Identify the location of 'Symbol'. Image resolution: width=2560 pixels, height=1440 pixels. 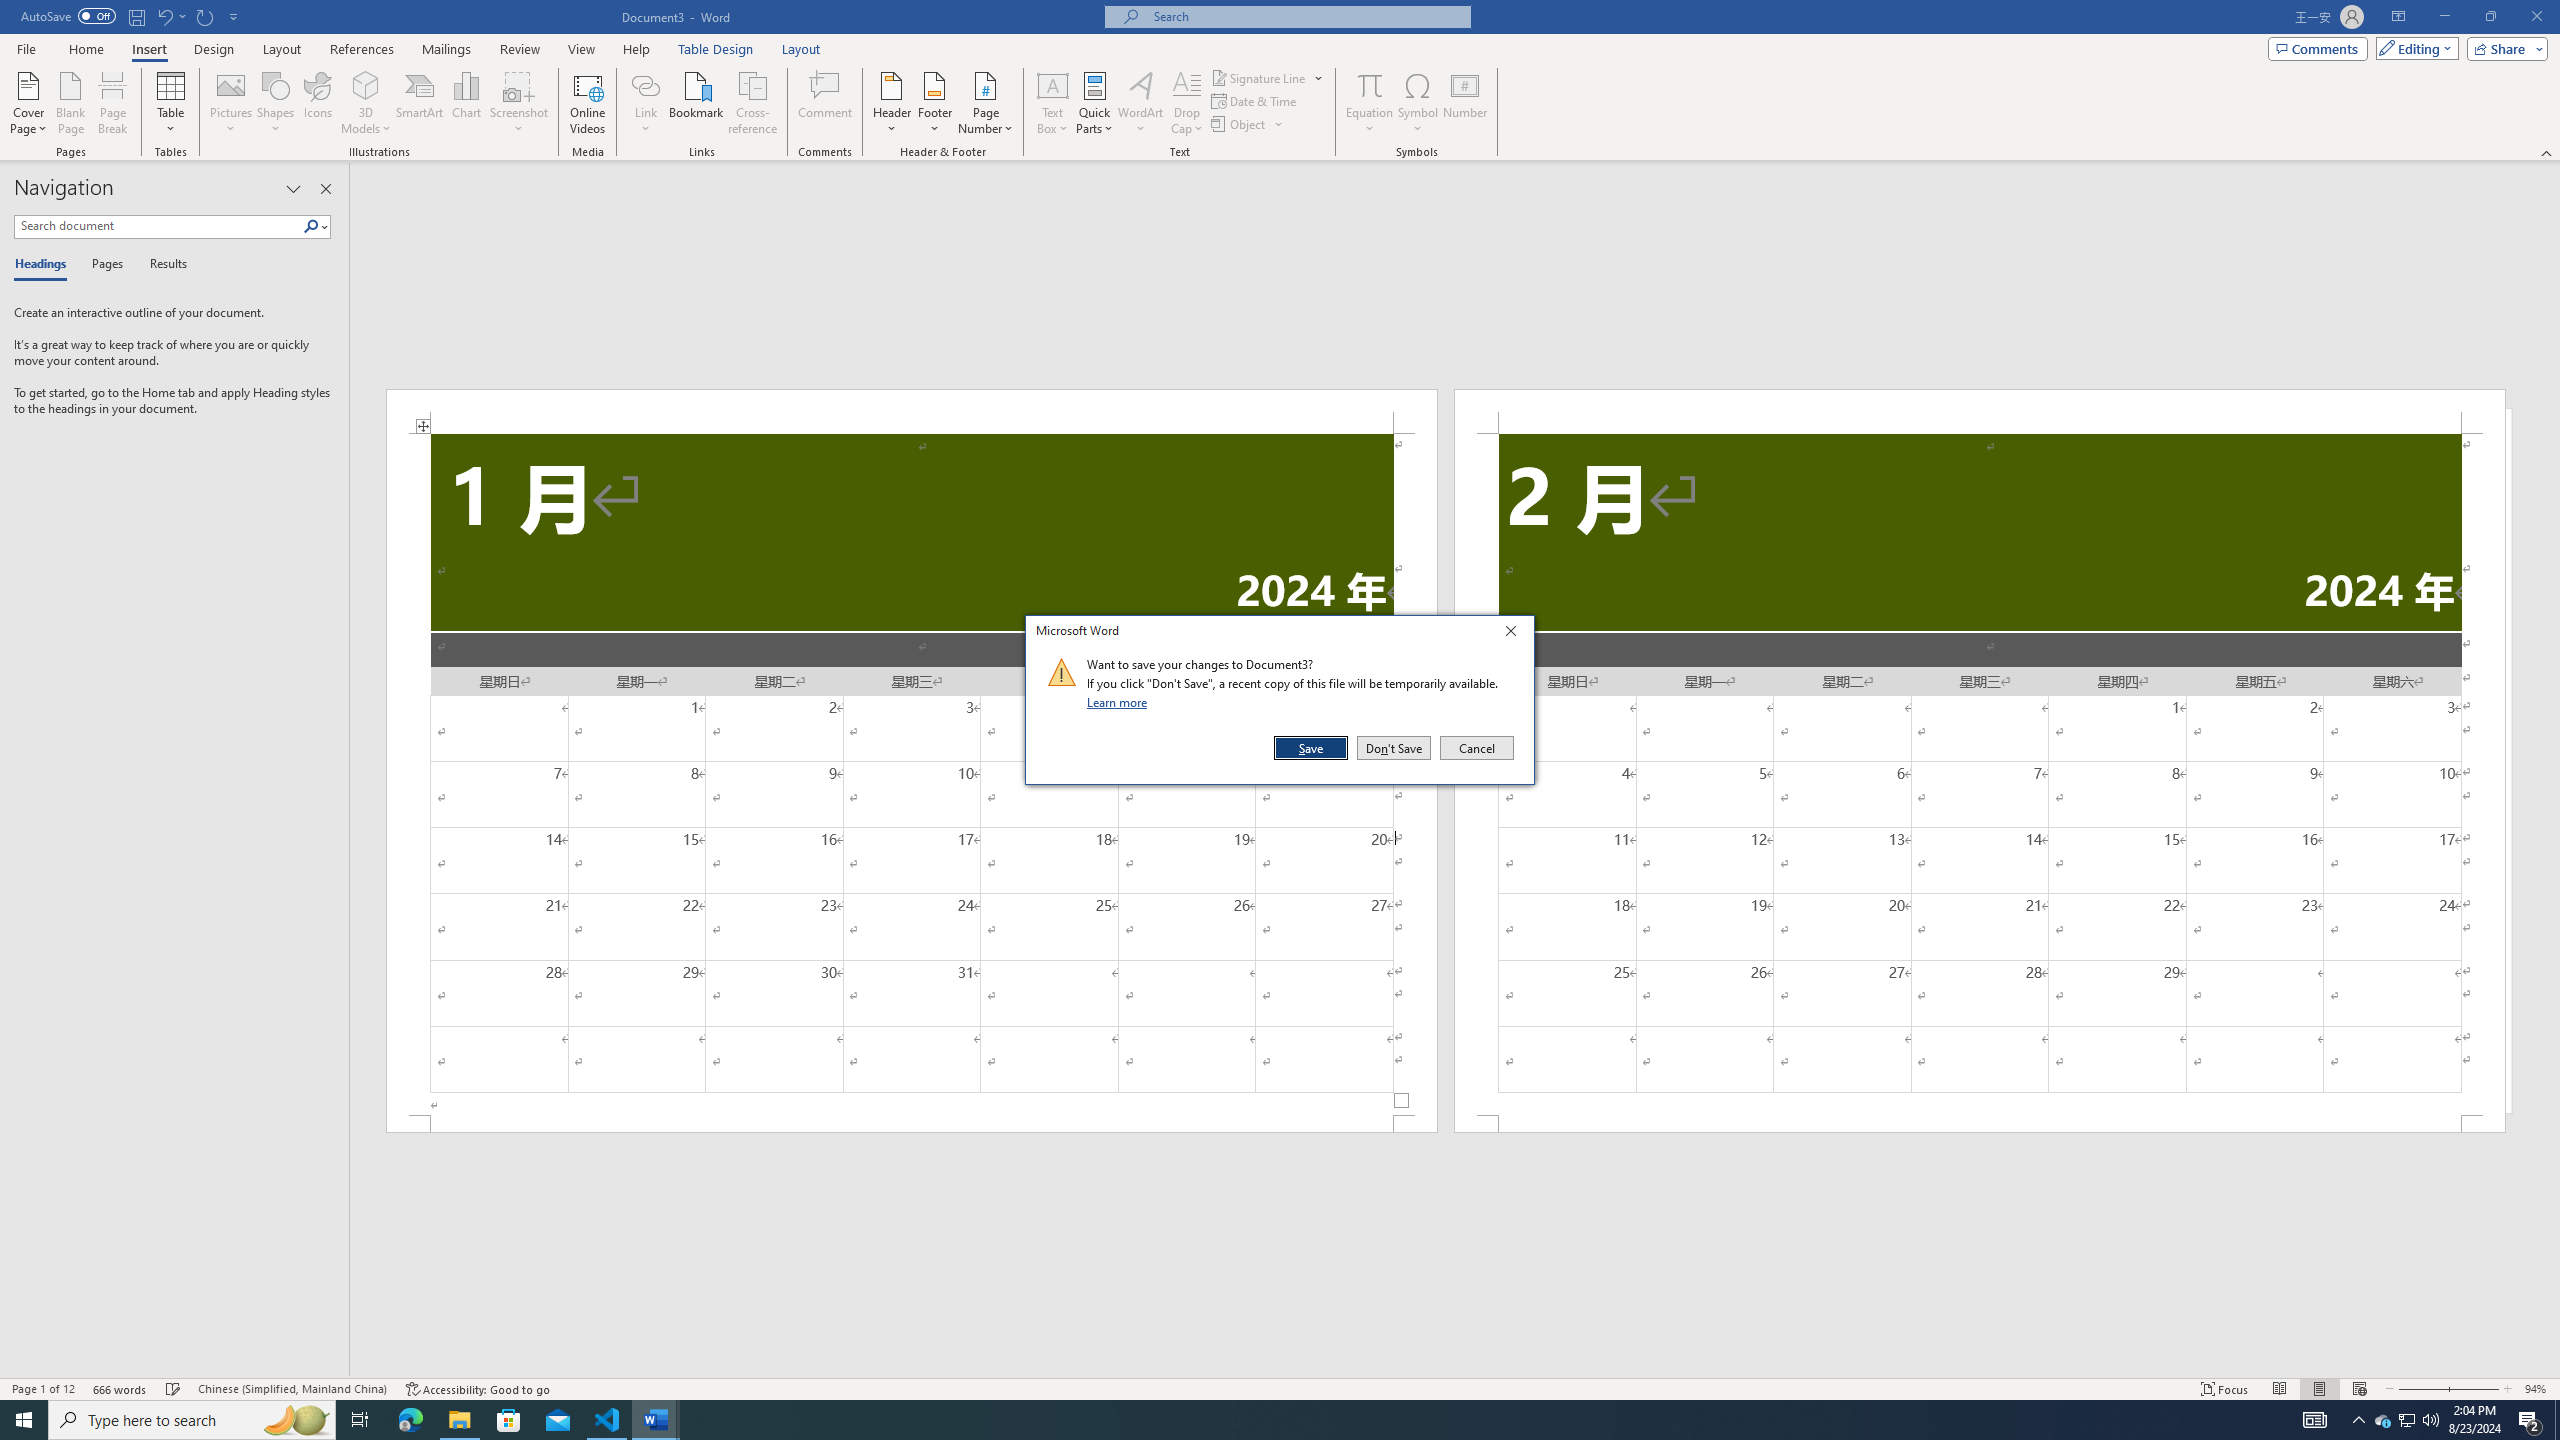
(1418, 103).